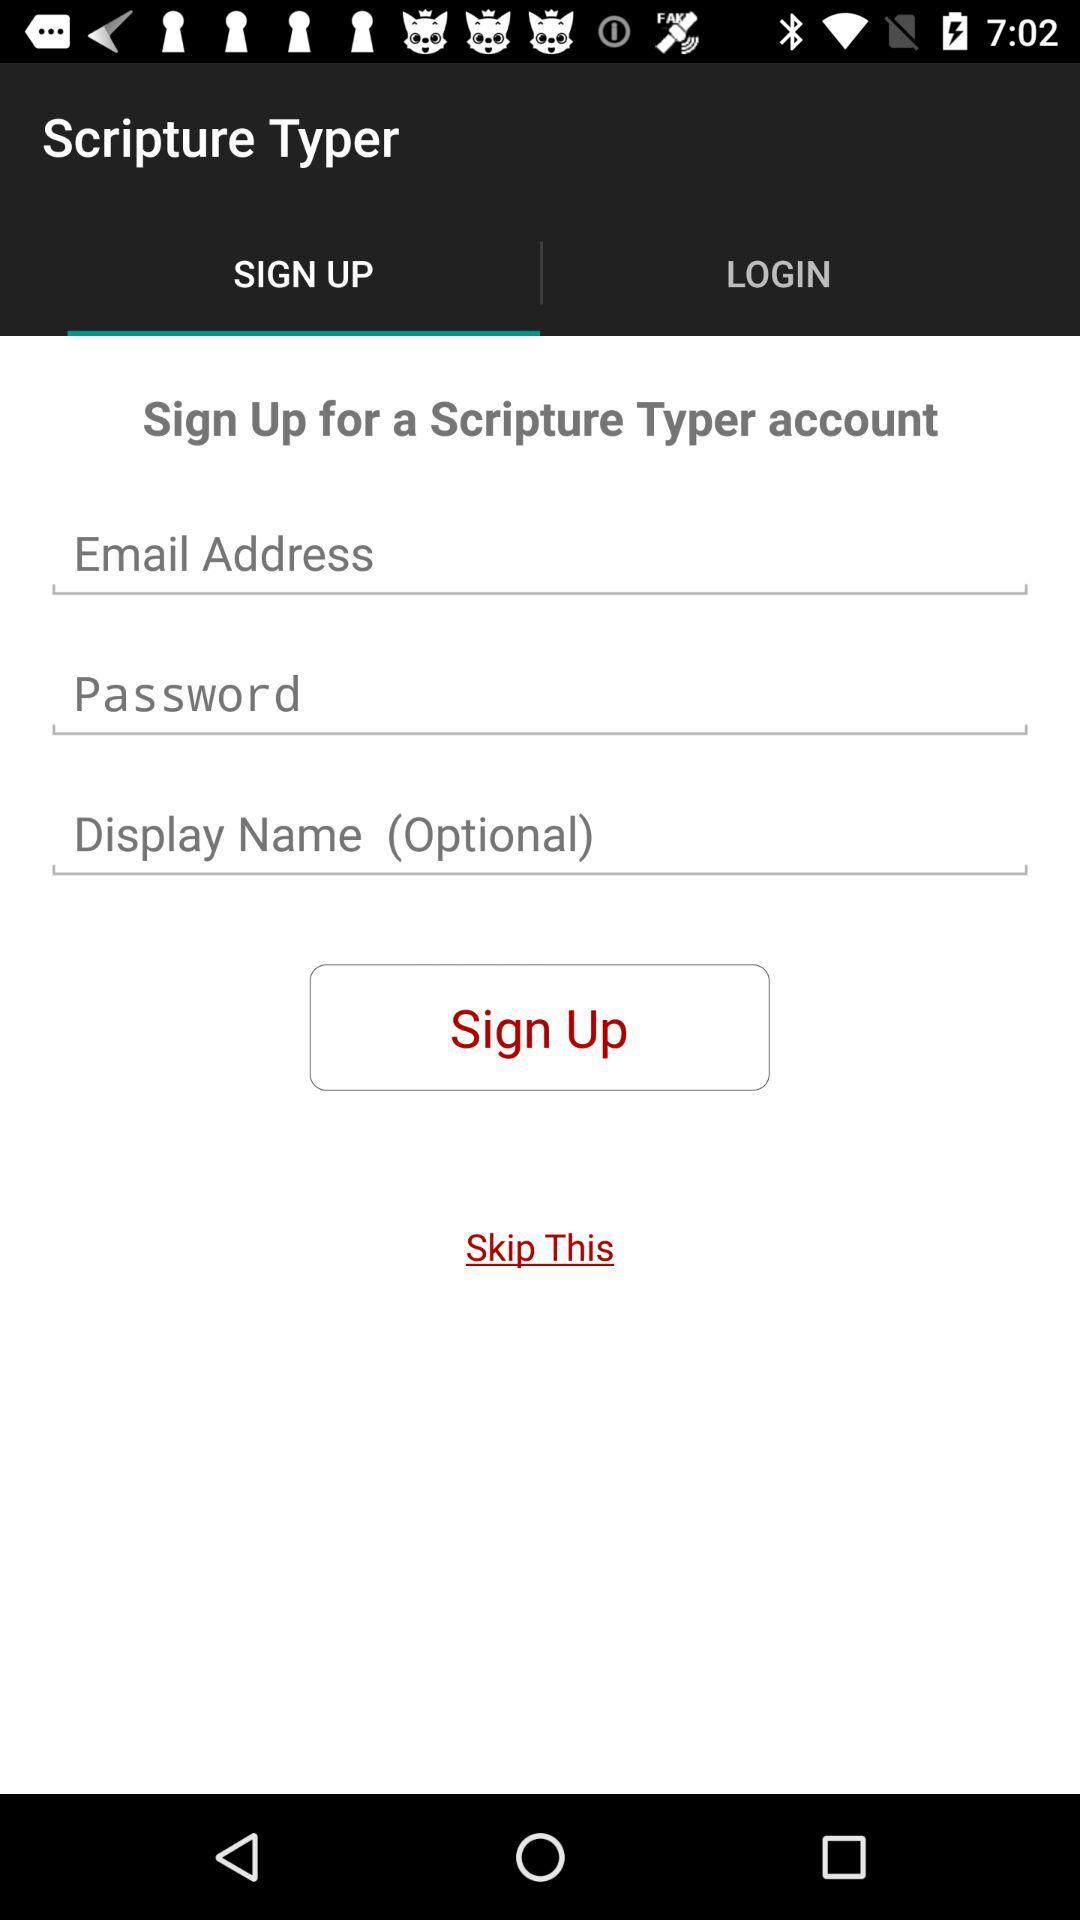 This screenshot has width=1080, height=1920. I want to click on password, so click(540, 693).